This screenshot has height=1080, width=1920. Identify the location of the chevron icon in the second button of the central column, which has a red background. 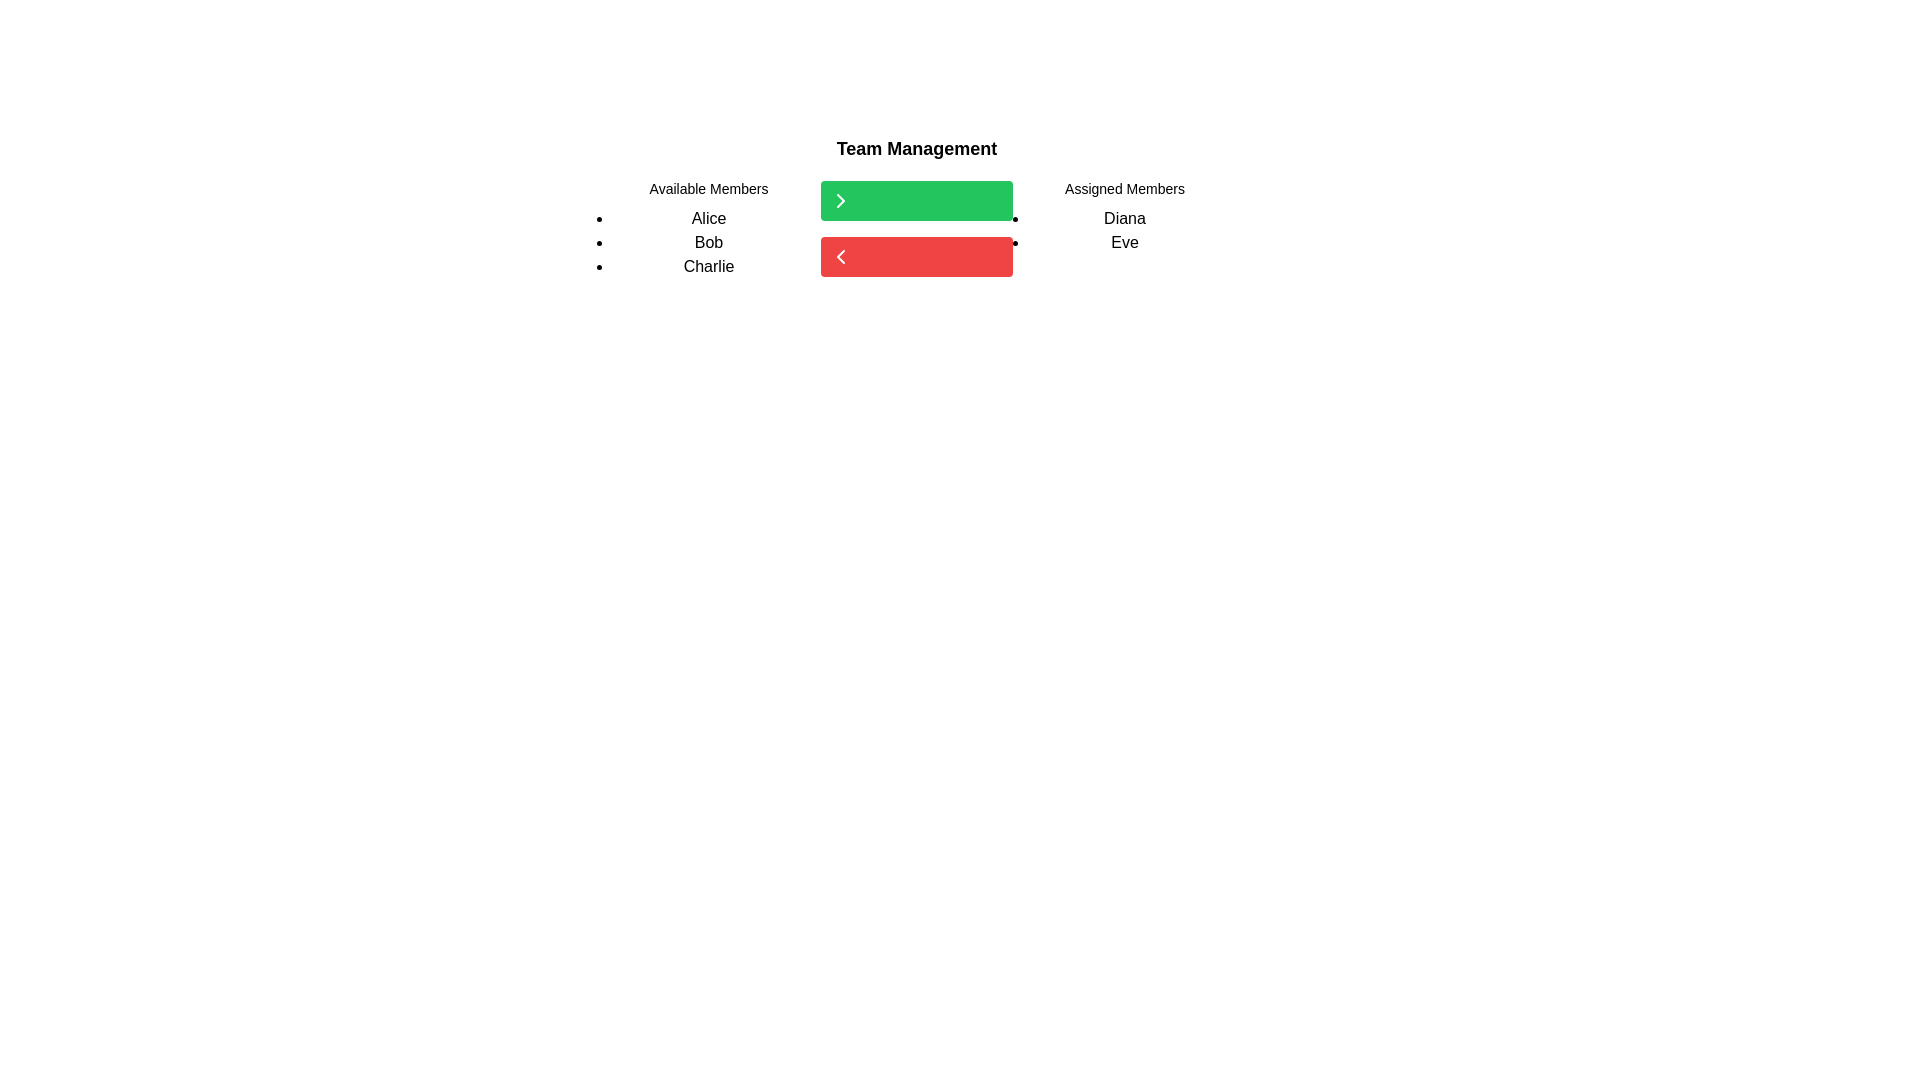
(840, 256).